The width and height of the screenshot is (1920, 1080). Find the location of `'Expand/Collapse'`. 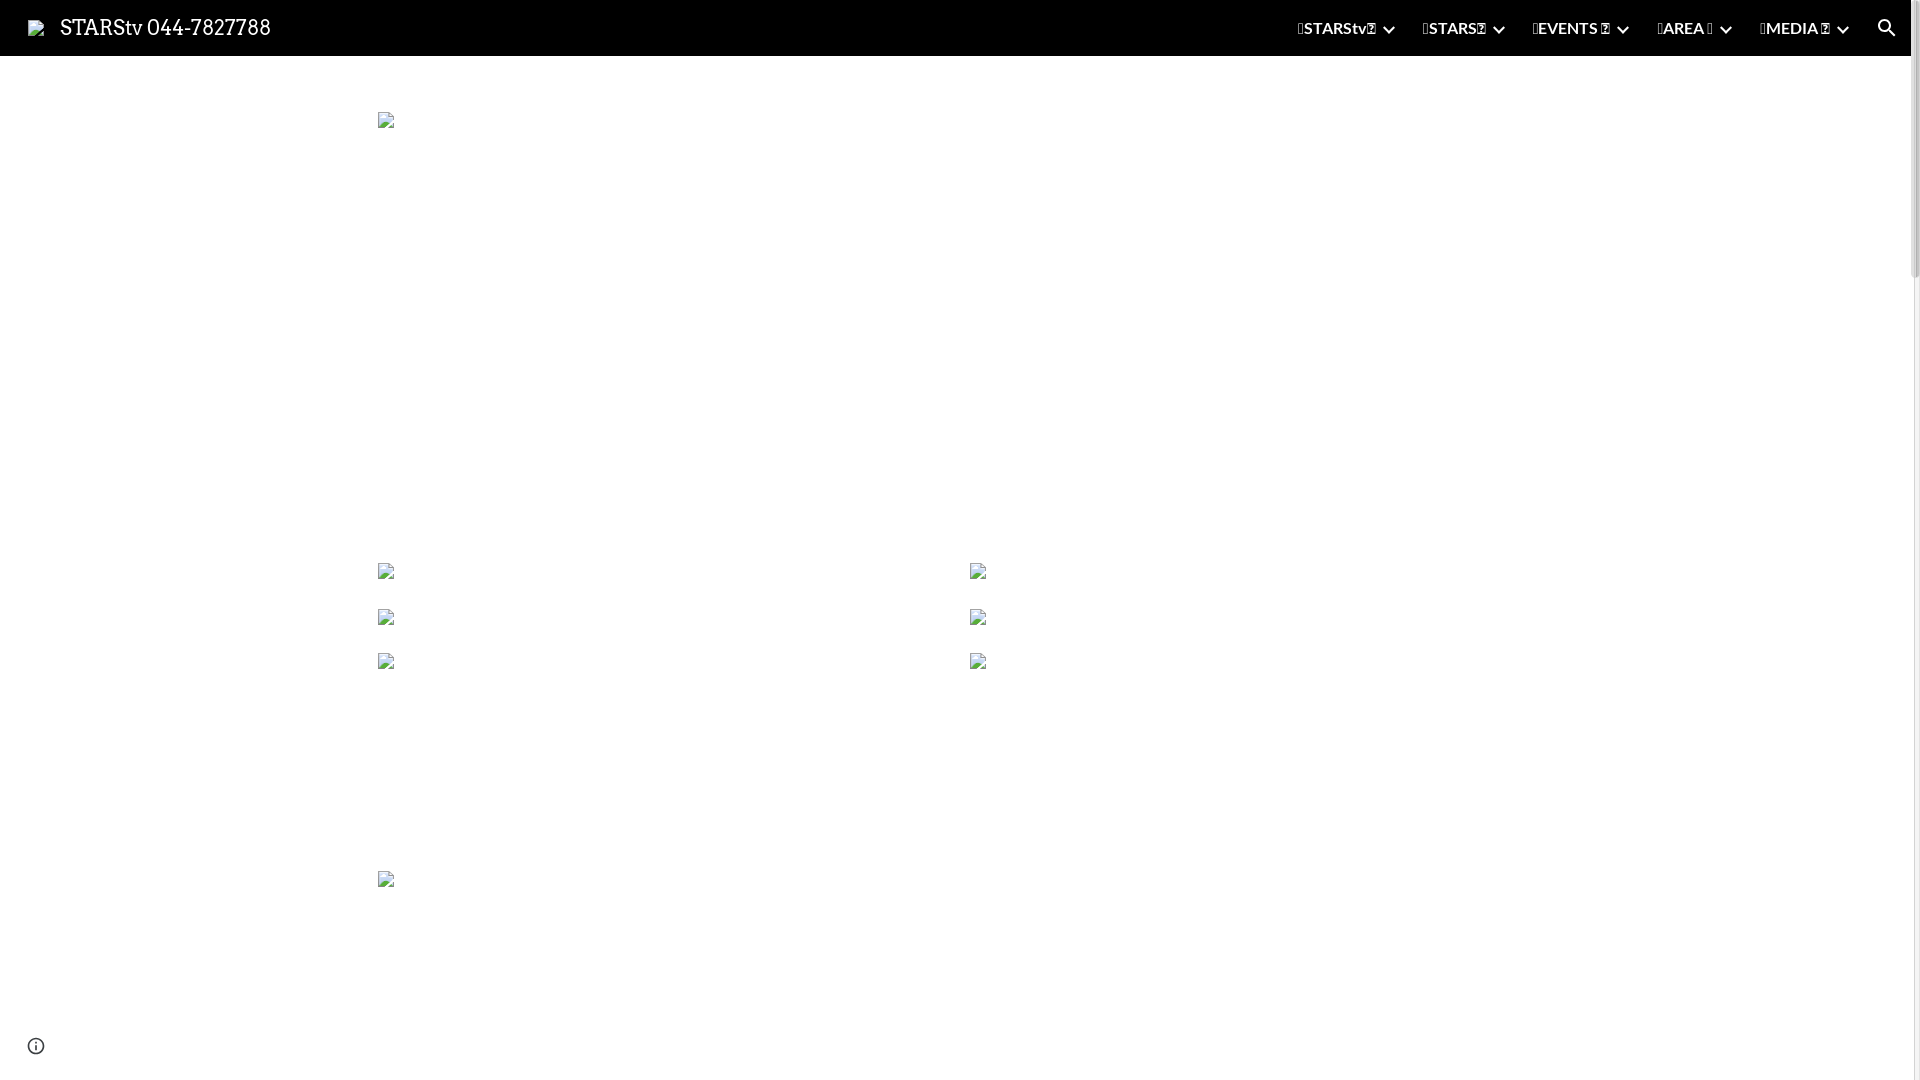

'Expand/Collapse' is located at coordinates (1497, 27).